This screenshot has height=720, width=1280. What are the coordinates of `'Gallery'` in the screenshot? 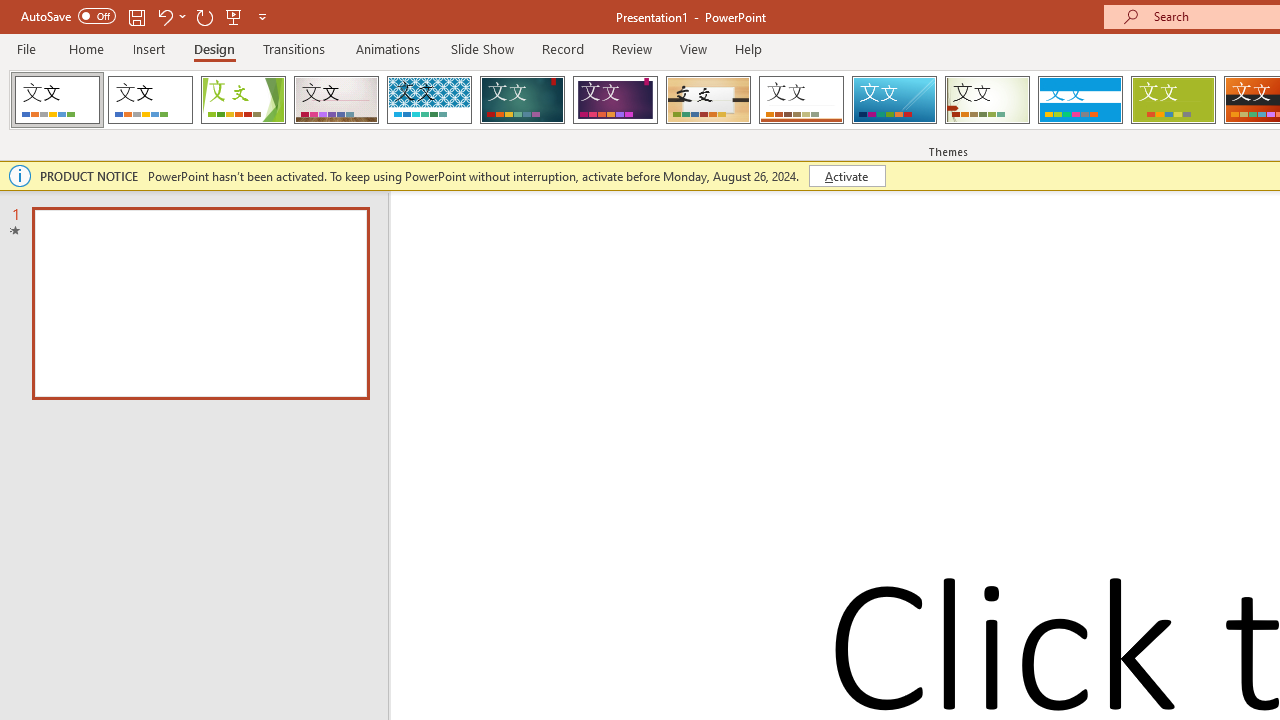 It's located at (336, 100).